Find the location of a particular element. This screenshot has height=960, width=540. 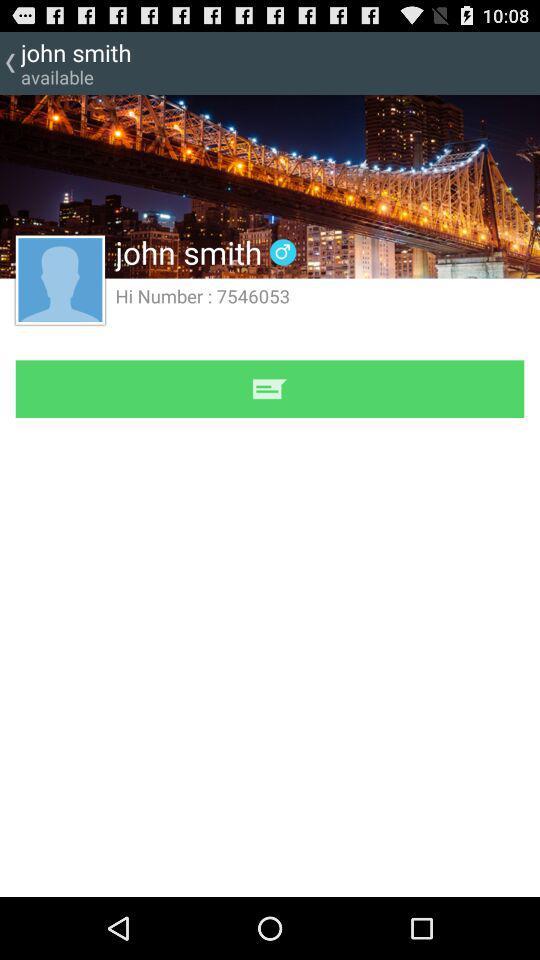

icon above hi number : 7546053 app is located at coordinates (282, 251).